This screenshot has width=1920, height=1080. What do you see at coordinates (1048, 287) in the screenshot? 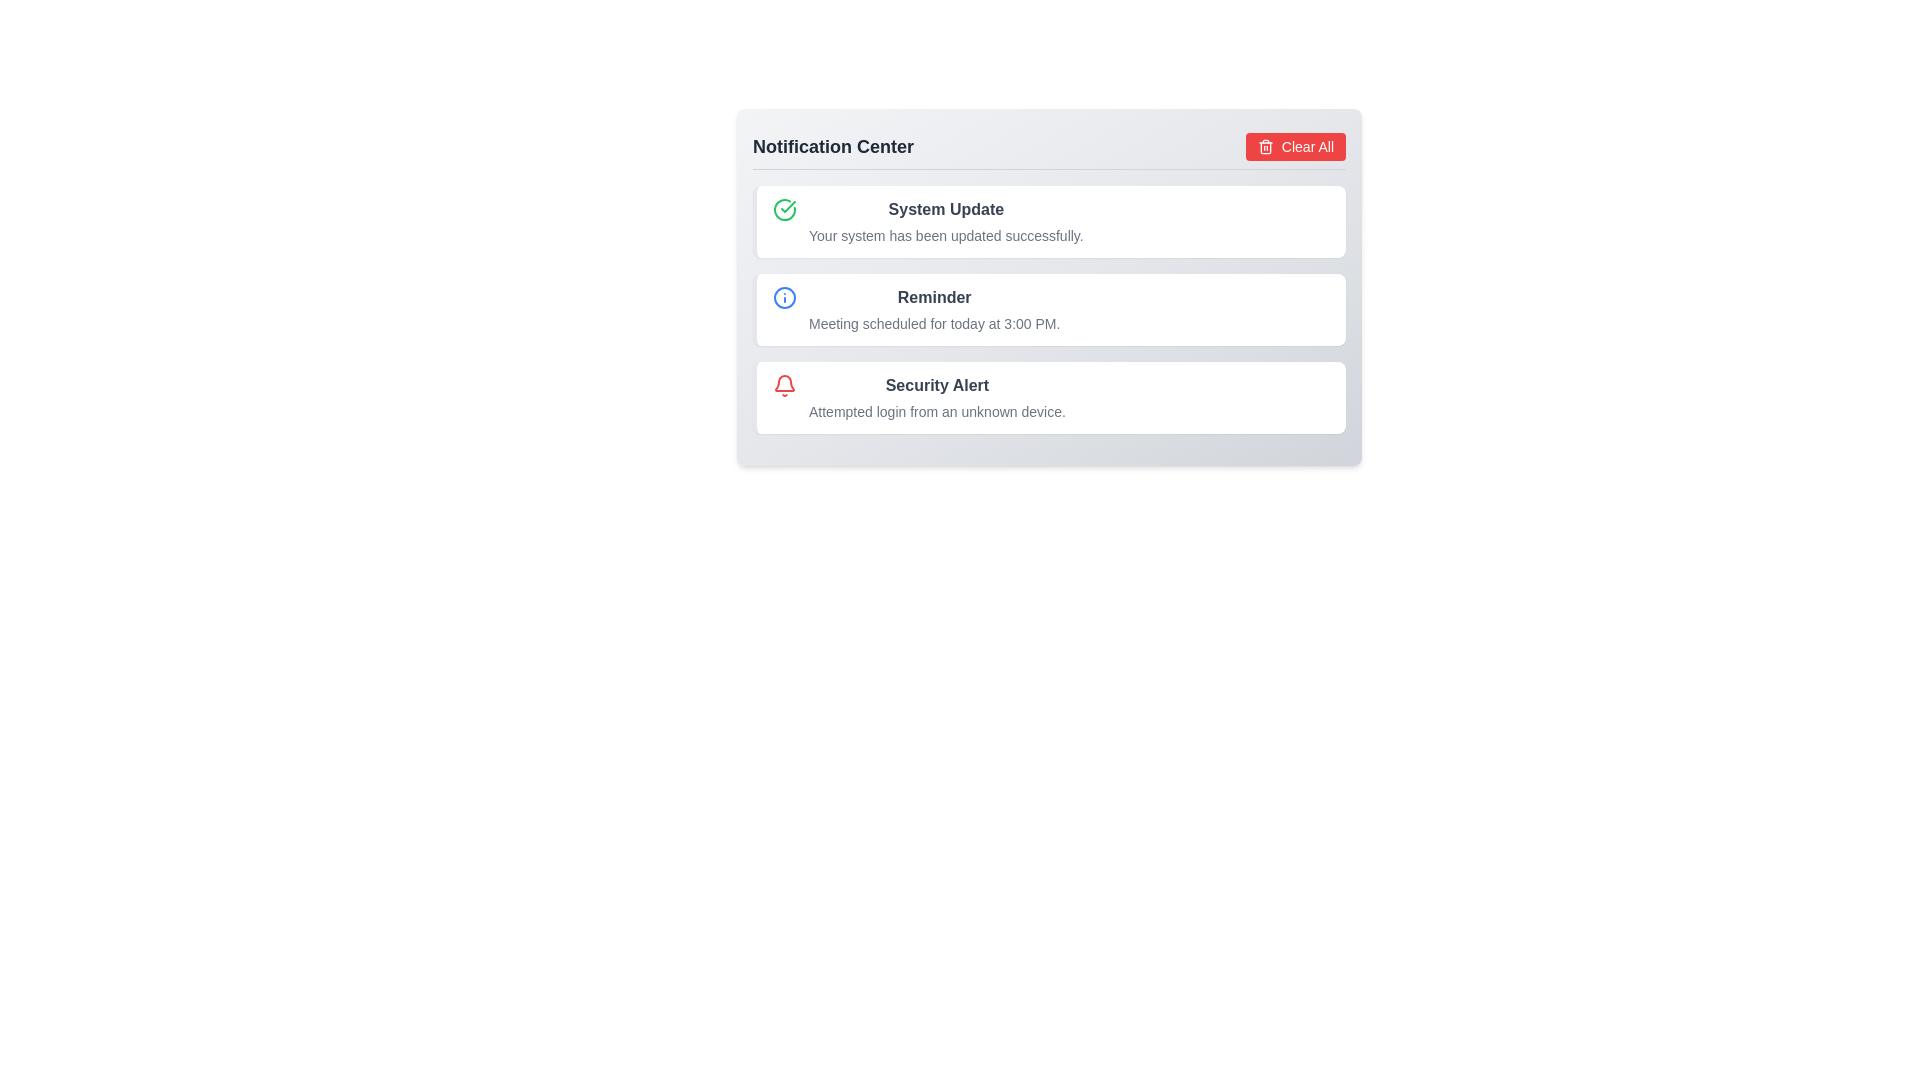
I see `the 'Reminder' notification` at bounding box center [1048, 287].